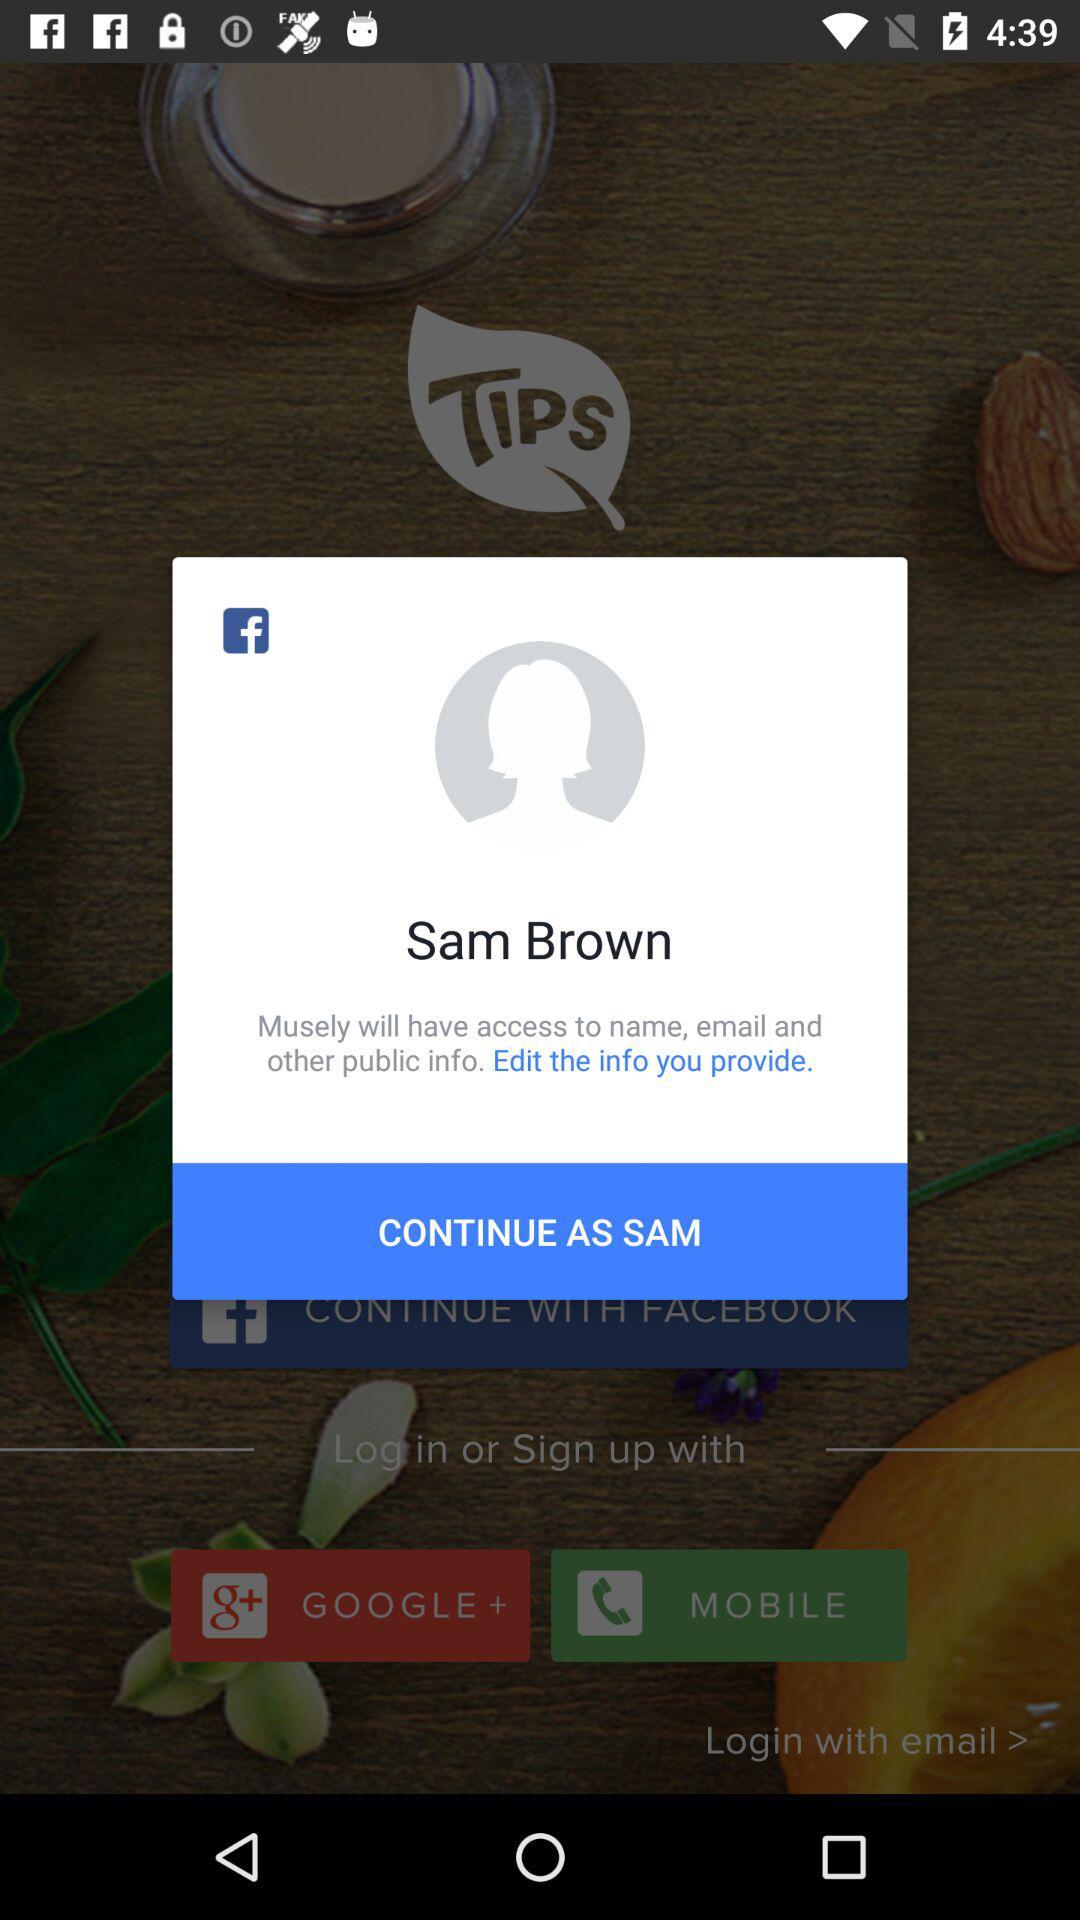 This screenshot has width=1080, height=1920. What do you see at coordinates (540, 1041) in the screenshot?
I see `icon above continue as sam` at bounding box center [540, 1041].